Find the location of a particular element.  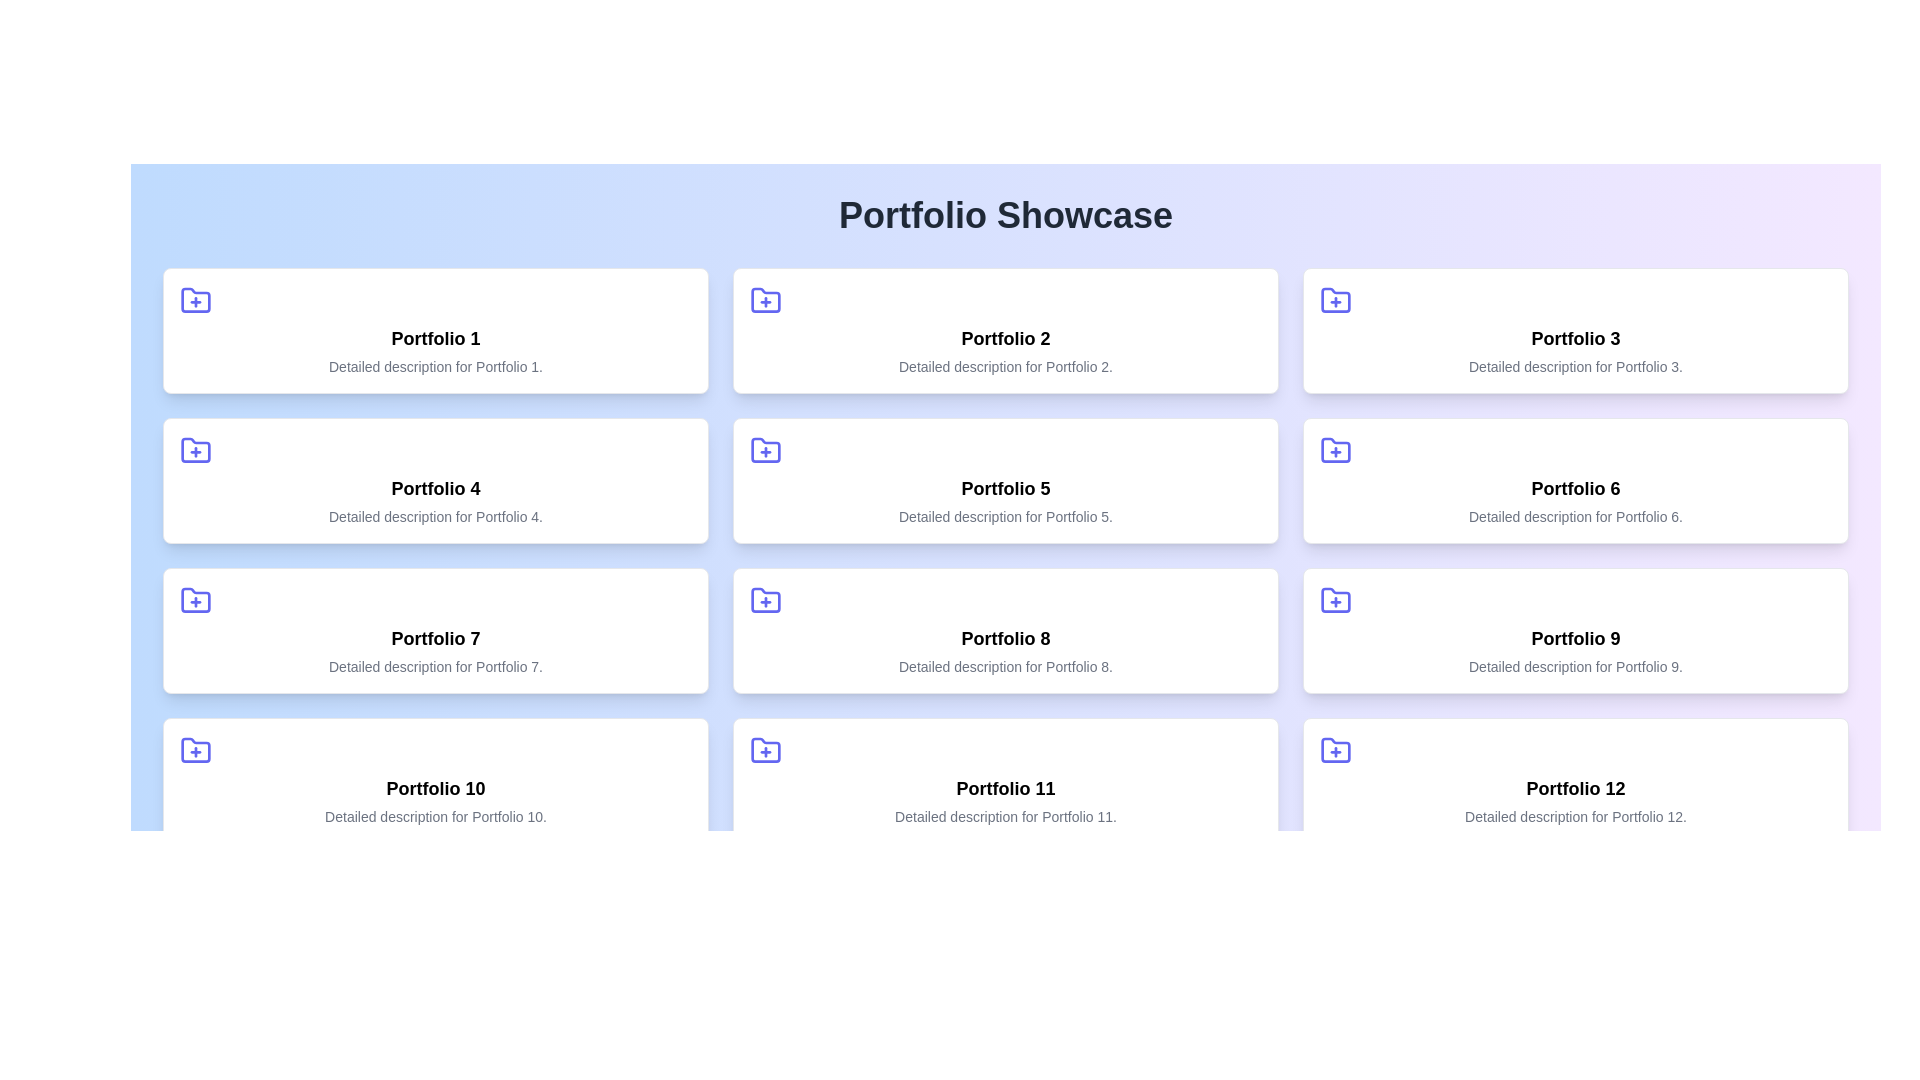

static text label providing additional information about 'Portfolio 1', located below the title in the first card of the grid layout is located at coordinates (435, 366).